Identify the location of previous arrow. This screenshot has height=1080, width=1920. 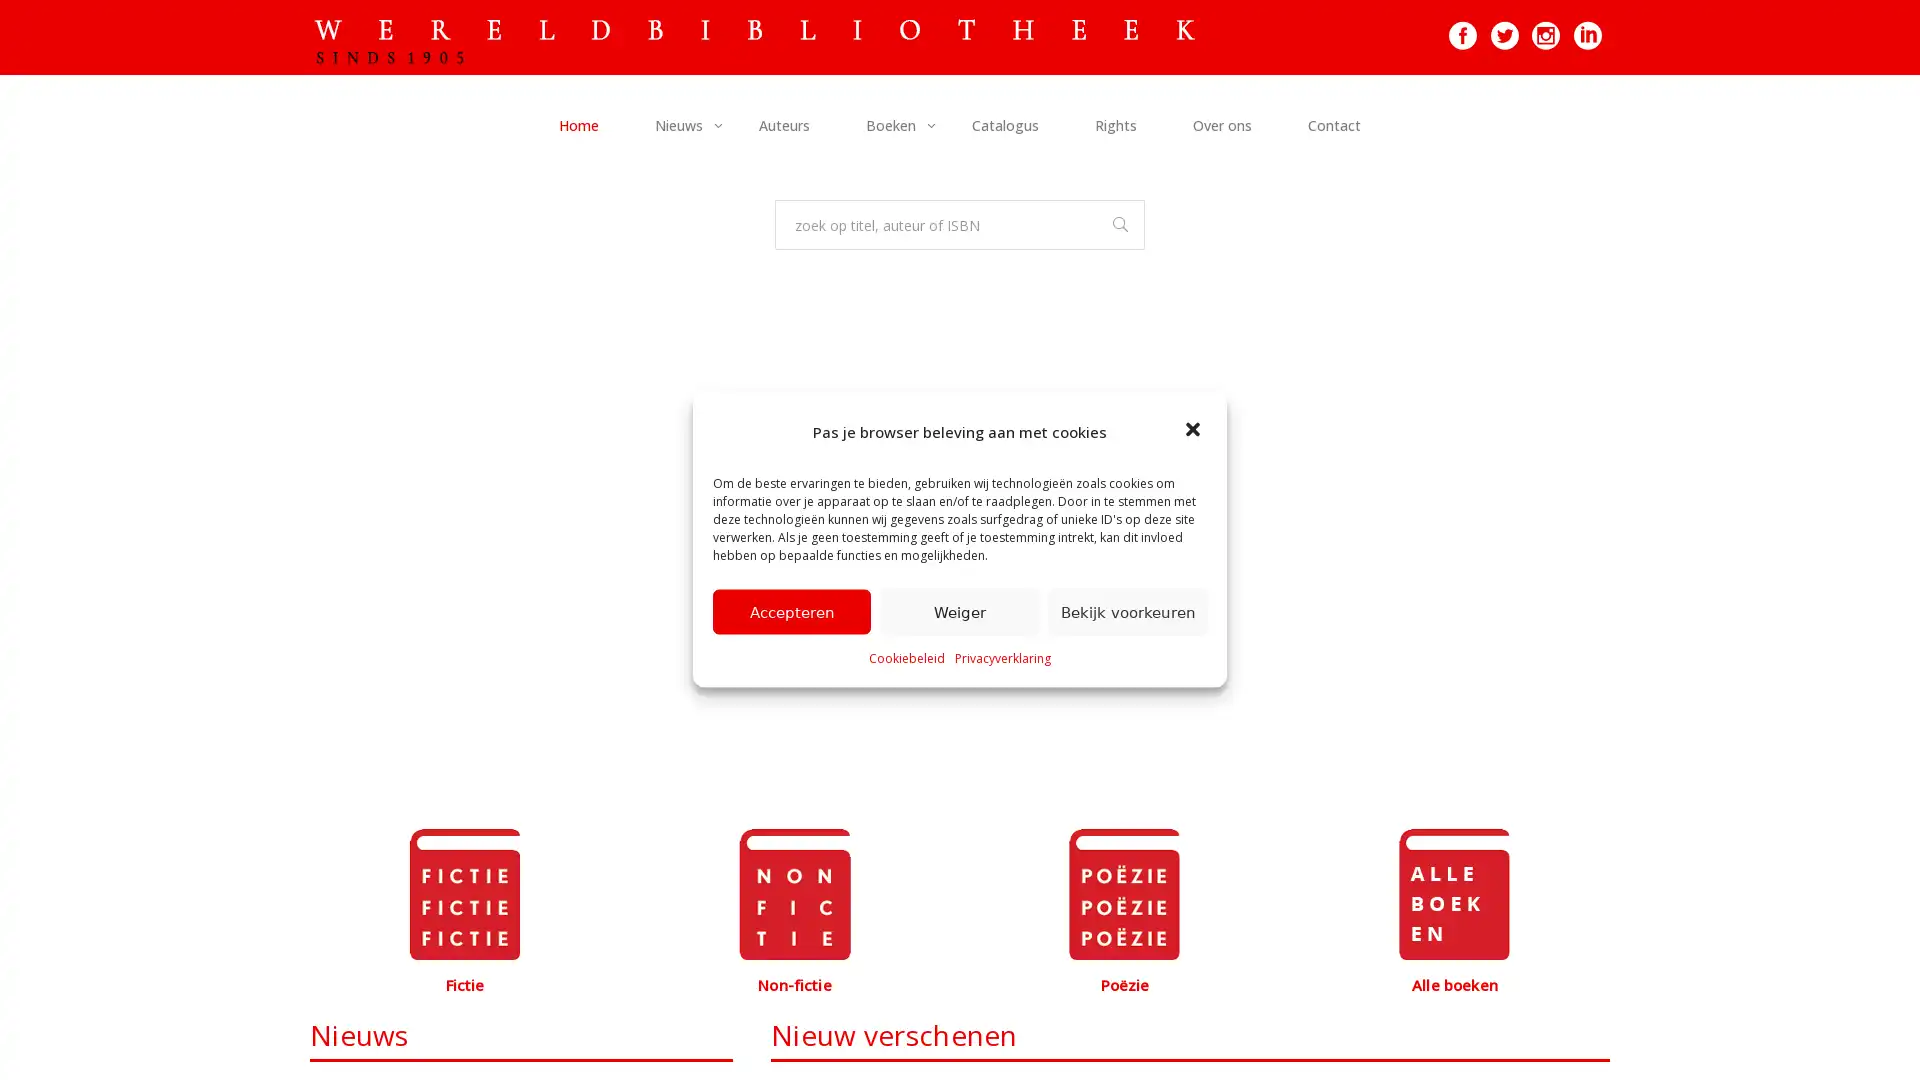
(340, 542).